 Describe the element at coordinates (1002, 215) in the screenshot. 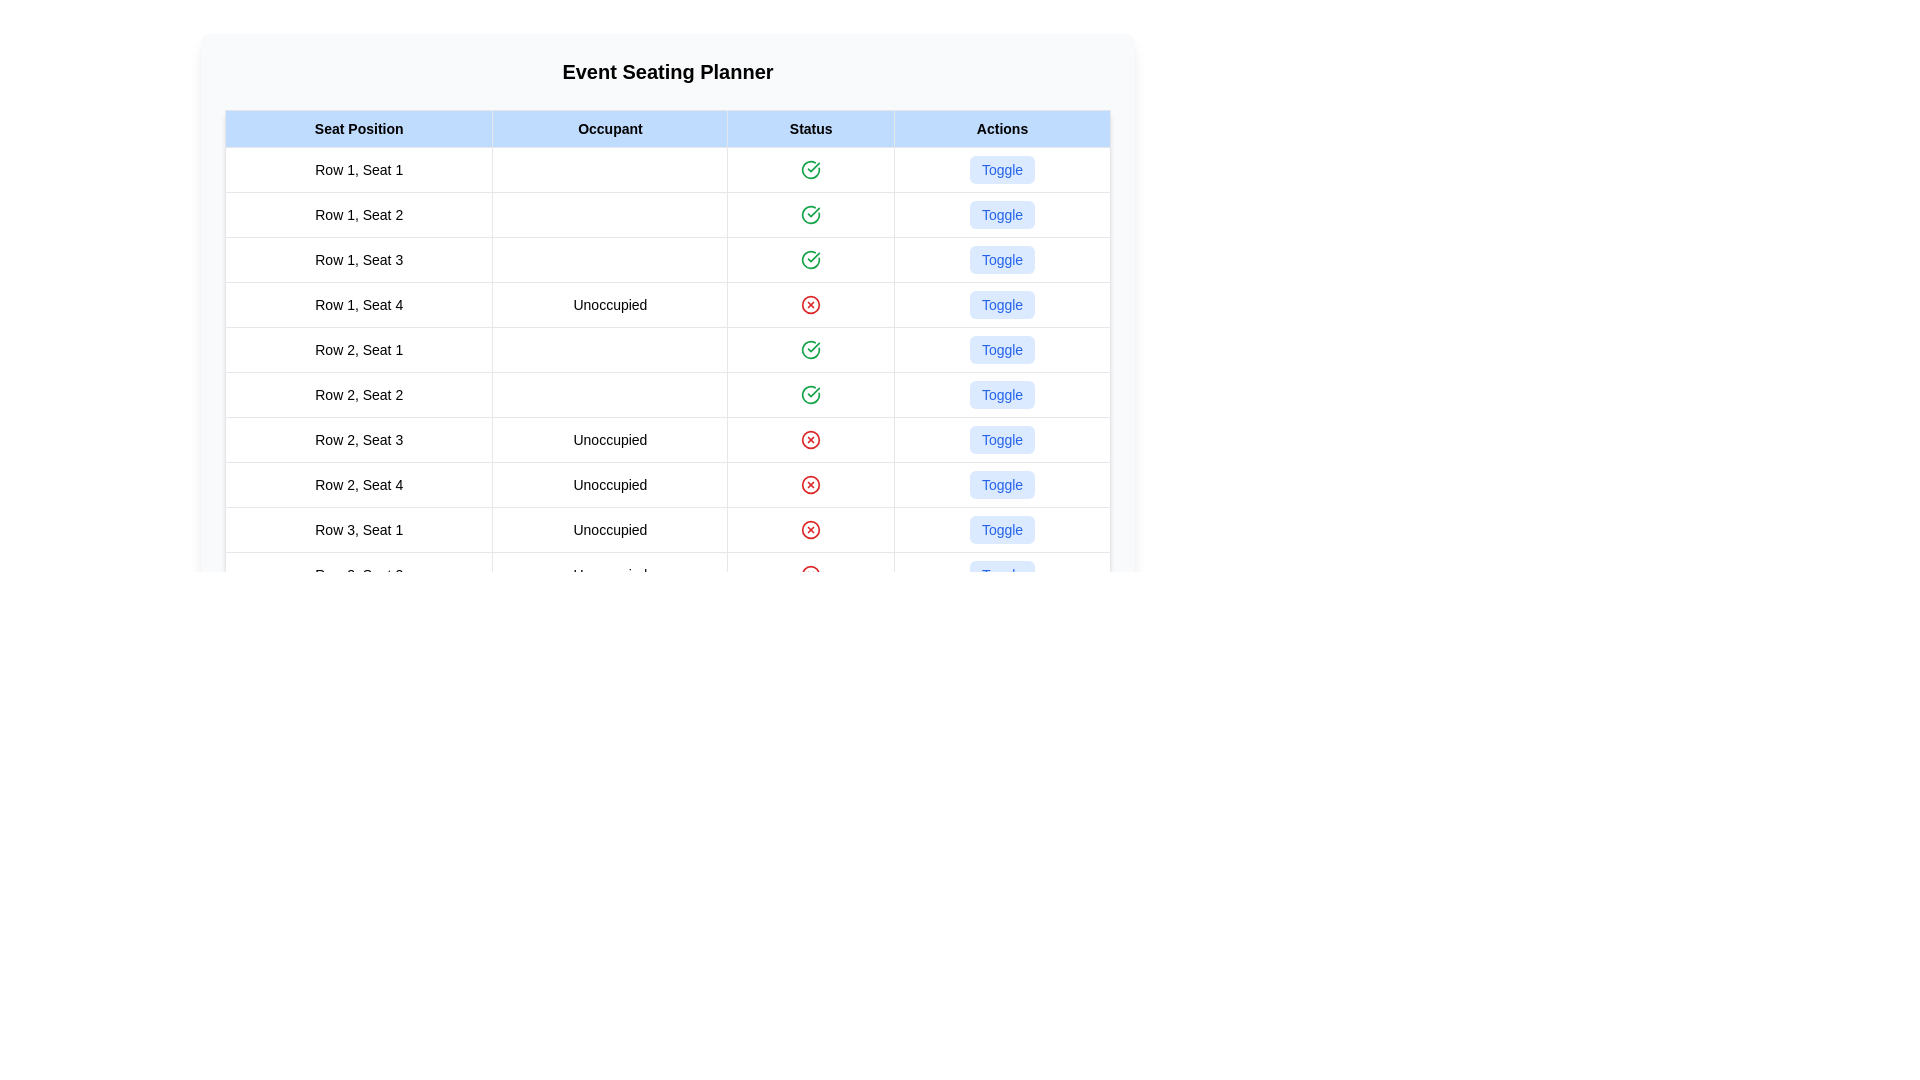

I see `the 'Toggle' button with blue text on a light blue background, located in the 'Actions' column as the third button corresponding to 'Row 1, Seat 3'` at that location.